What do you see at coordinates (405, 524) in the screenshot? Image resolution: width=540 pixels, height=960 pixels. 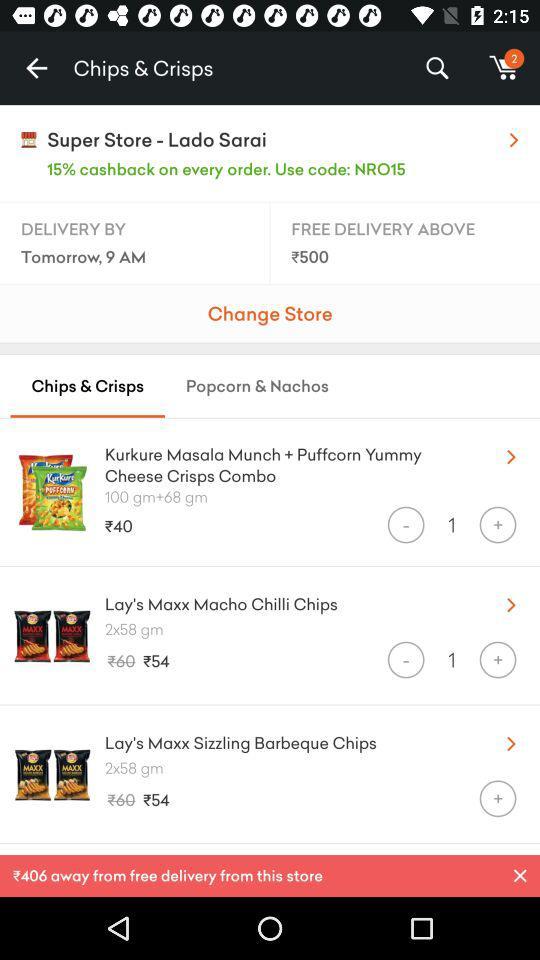 I see `icon below the 100 gm 68` at bounding box center [405, 524].